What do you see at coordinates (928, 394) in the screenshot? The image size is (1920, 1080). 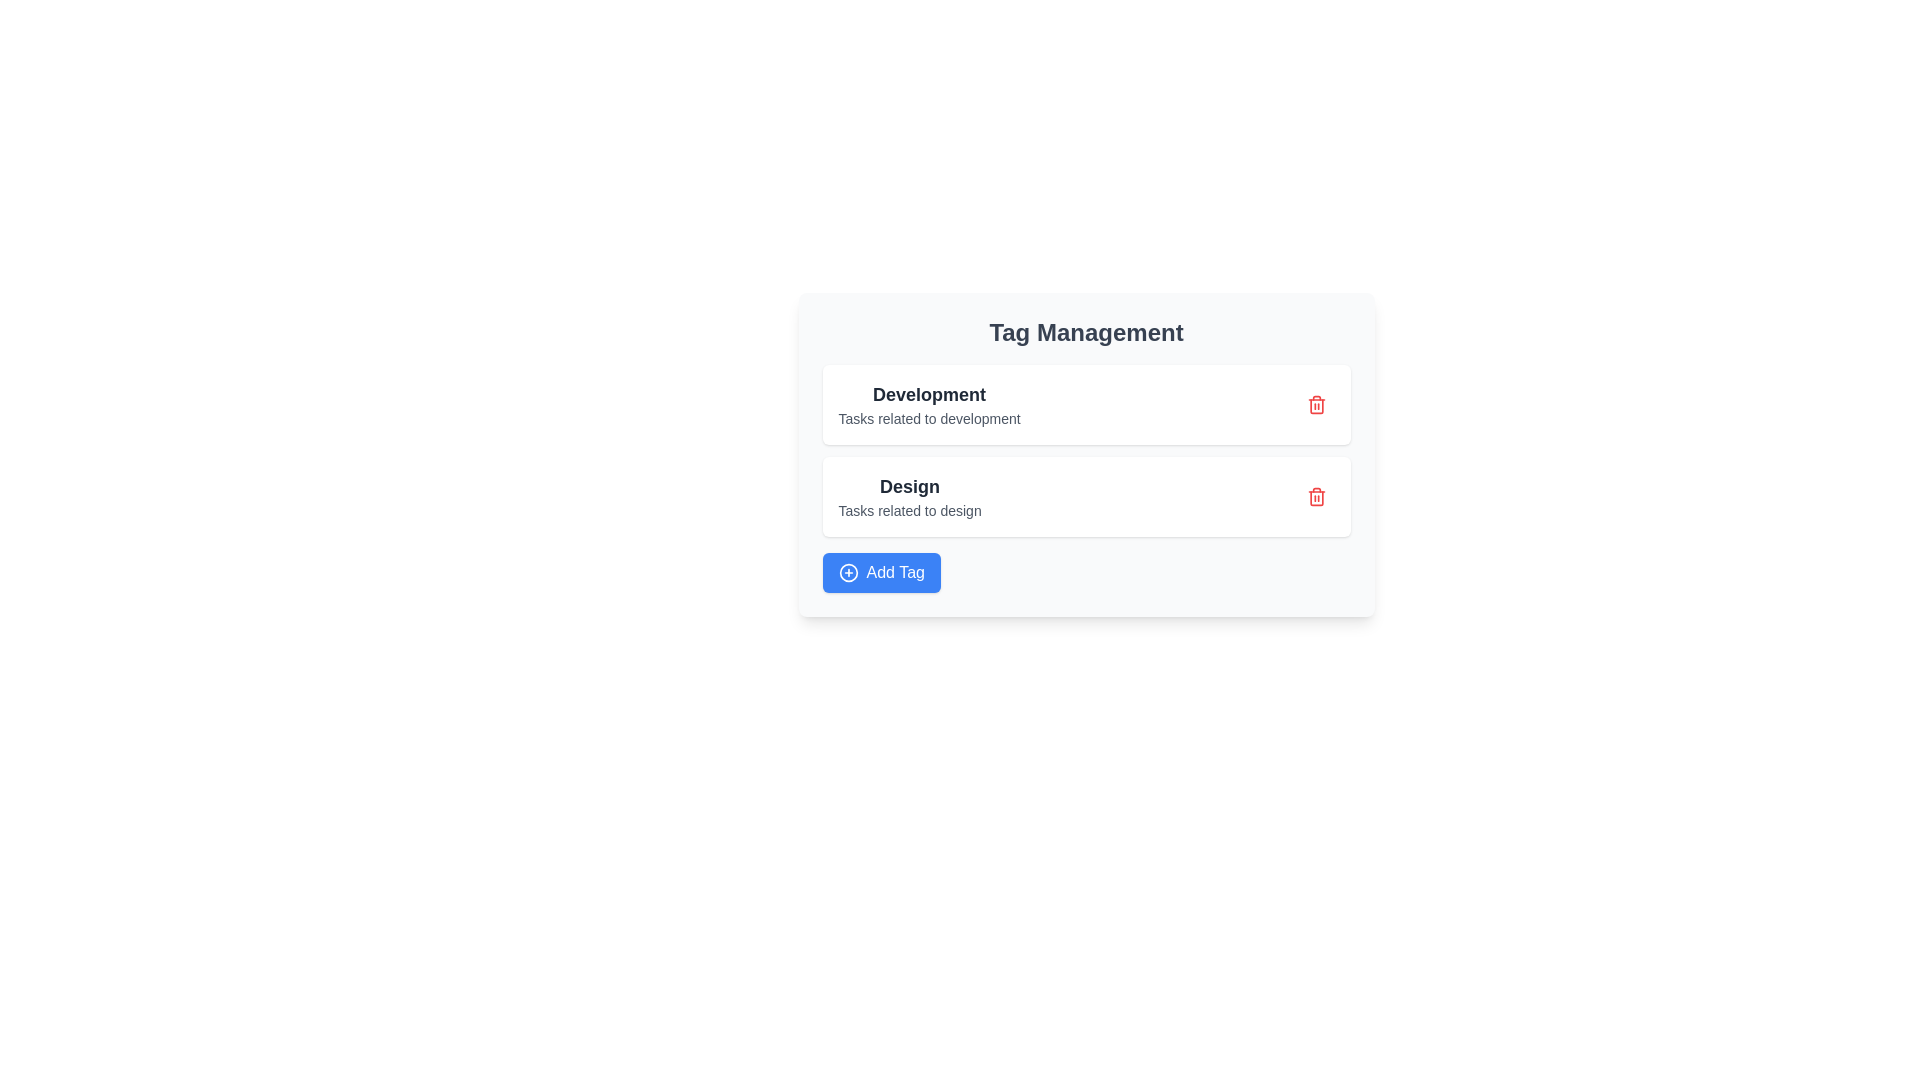 I see `the 'Development' text label located in the top-right area of the interface, above the smaller text 'Tasks related to development'` at bounding box center [928, 394].